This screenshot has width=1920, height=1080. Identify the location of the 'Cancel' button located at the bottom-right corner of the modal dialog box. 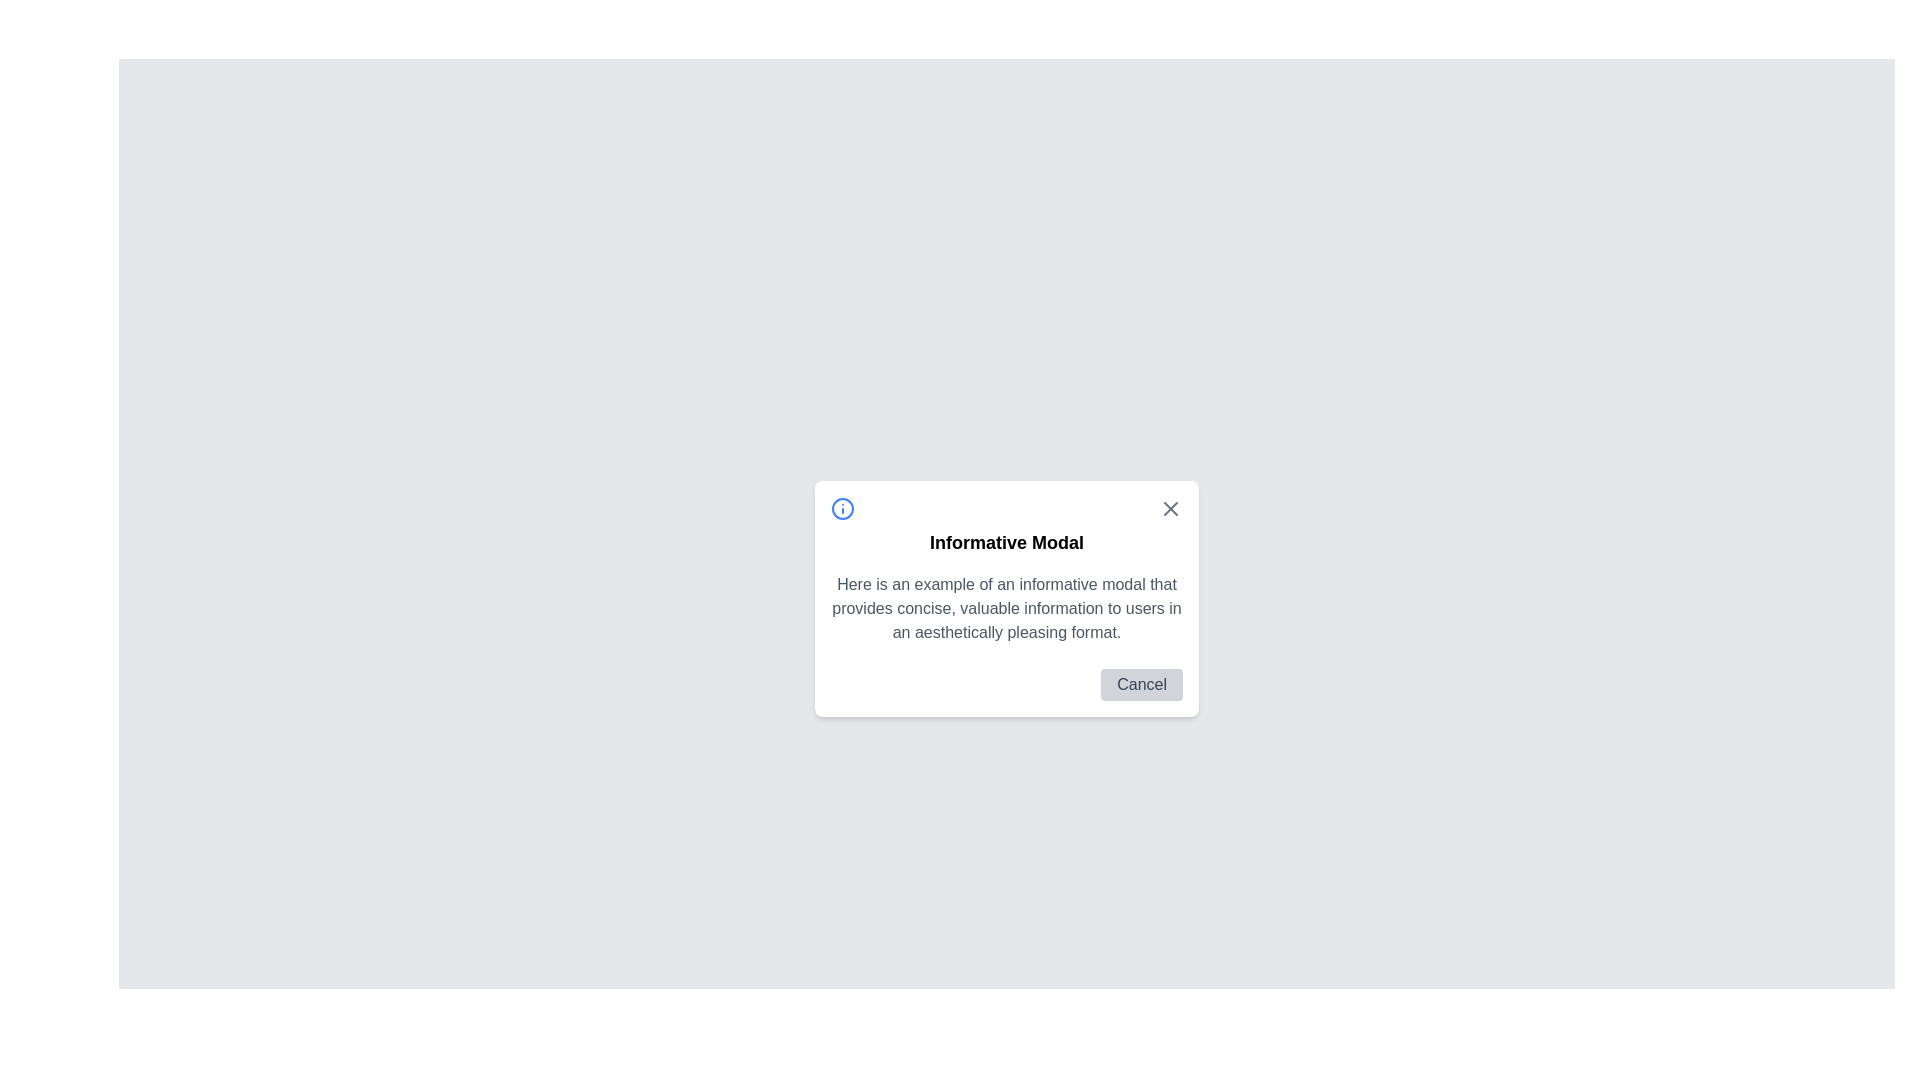
(1142, 684).